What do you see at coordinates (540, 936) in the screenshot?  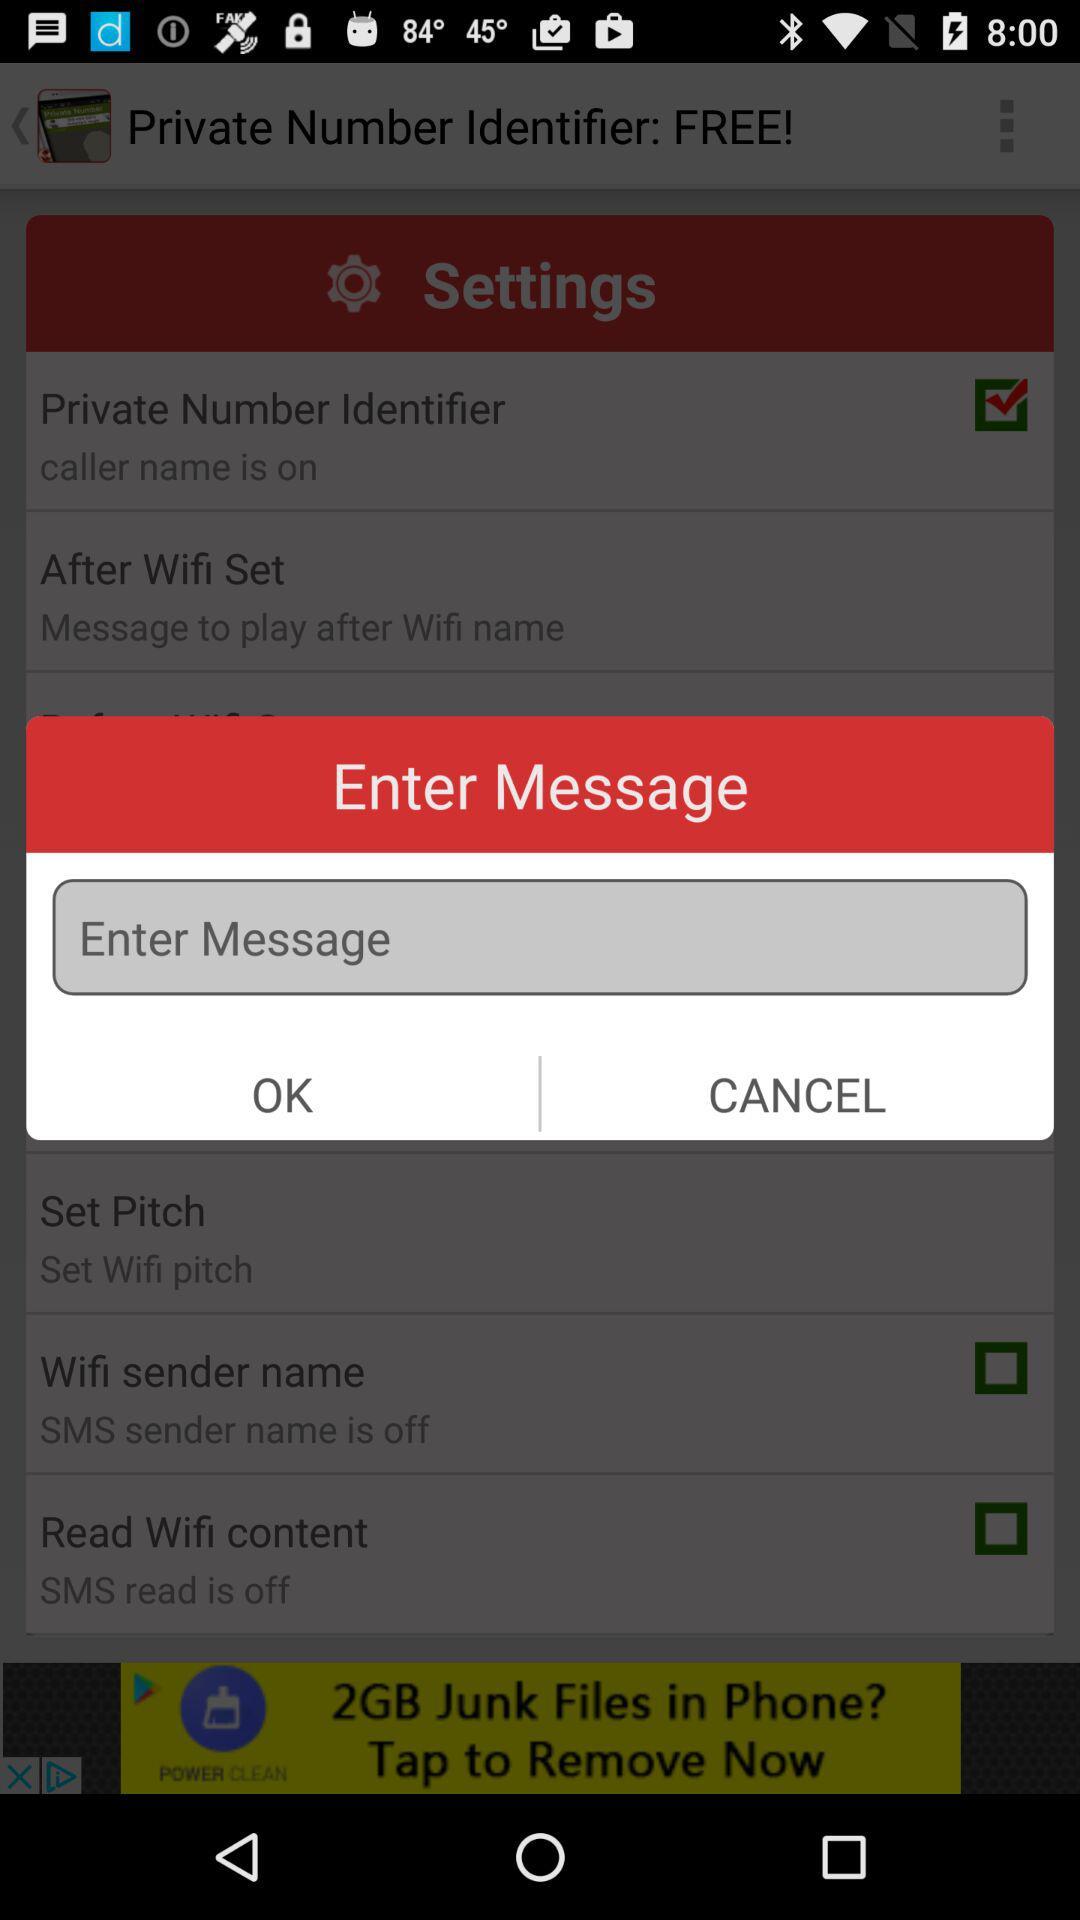 I see `message` at bounding box center [540, 936].